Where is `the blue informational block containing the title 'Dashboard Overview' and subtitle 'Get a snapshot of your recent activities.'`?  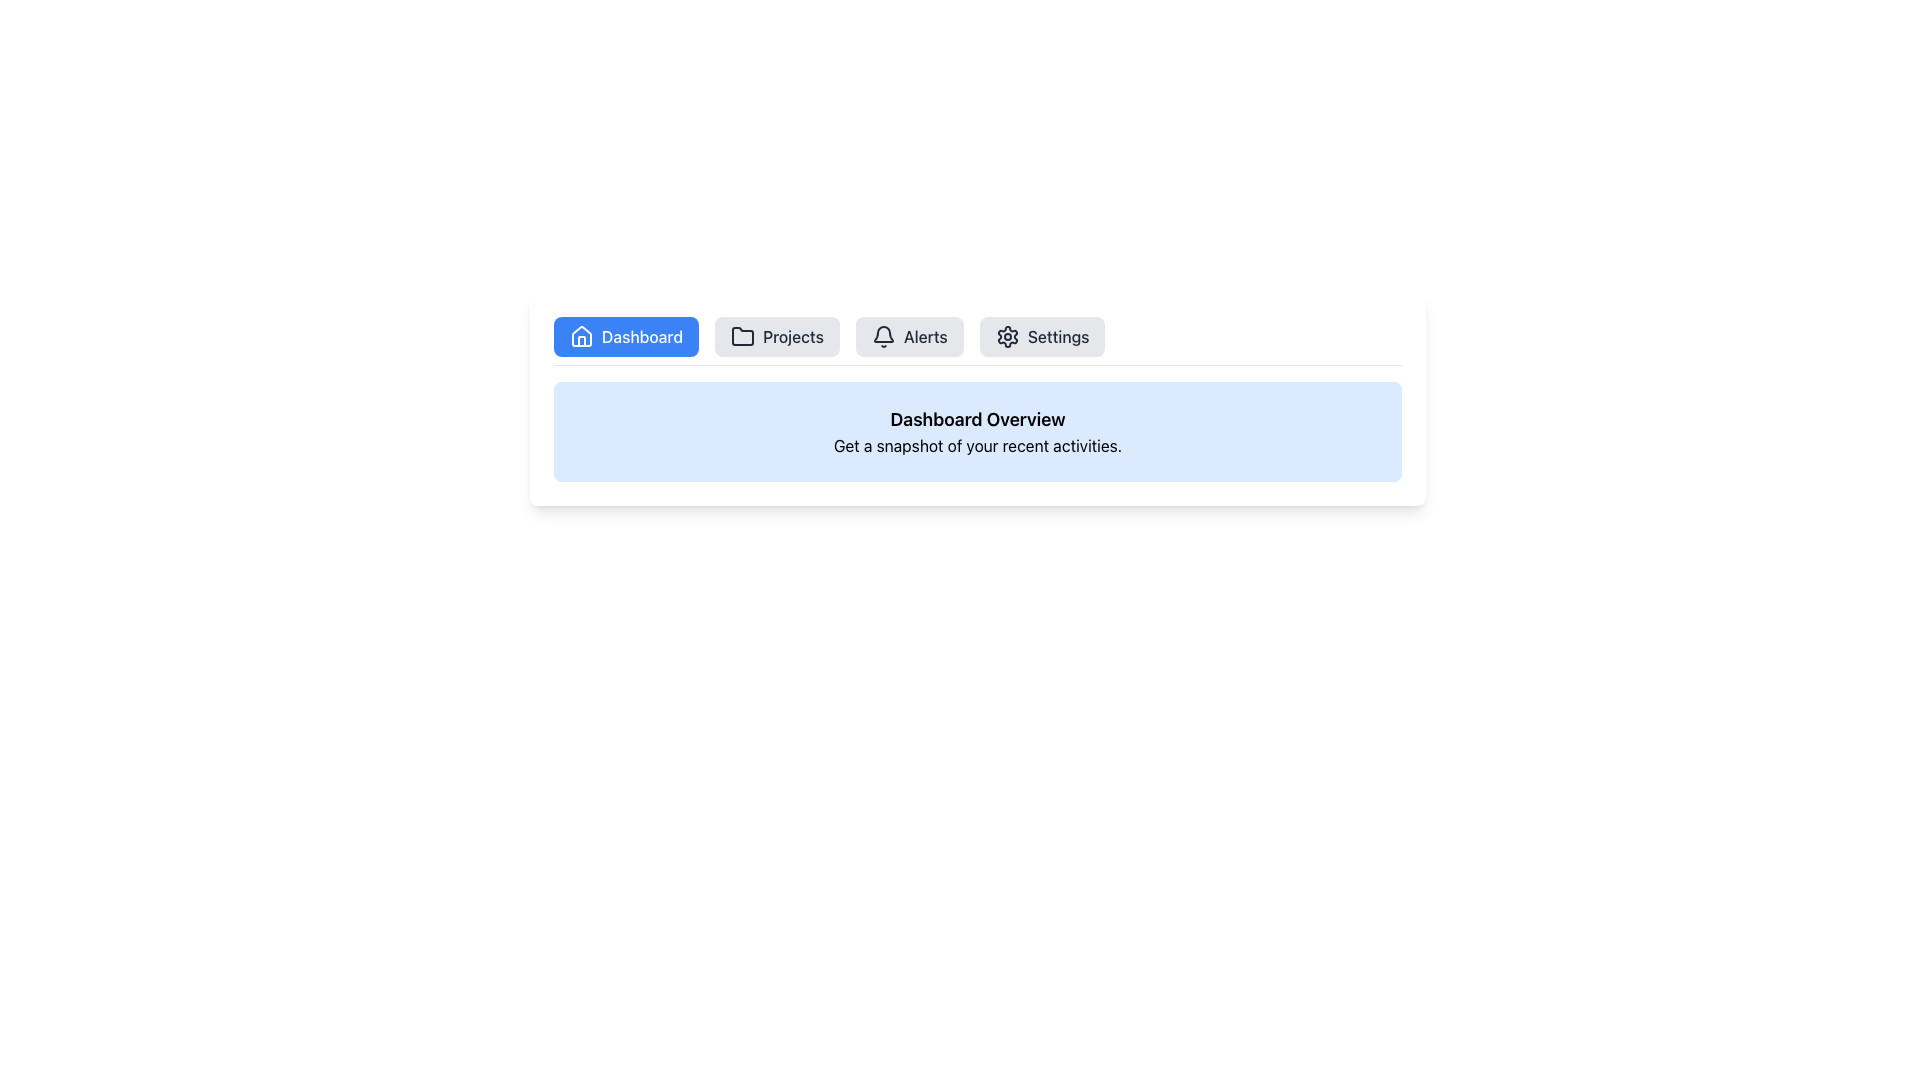
the blue informational block containing the title 'Dashboard Overview' and subtitle 'Get a snapshot of your recent activities.' is located at coordinates (978, 431).